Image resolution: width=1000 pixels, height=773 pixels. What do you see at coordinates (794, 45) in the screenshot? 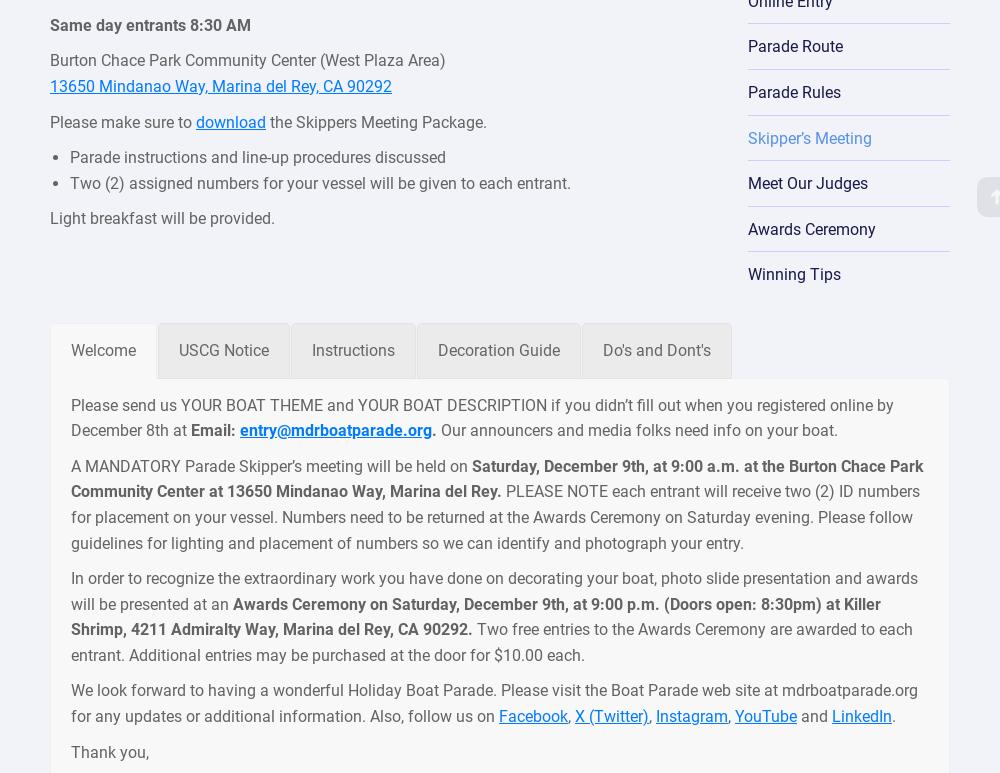
I see `'Parade Route'` at bounding box center [794, 45].